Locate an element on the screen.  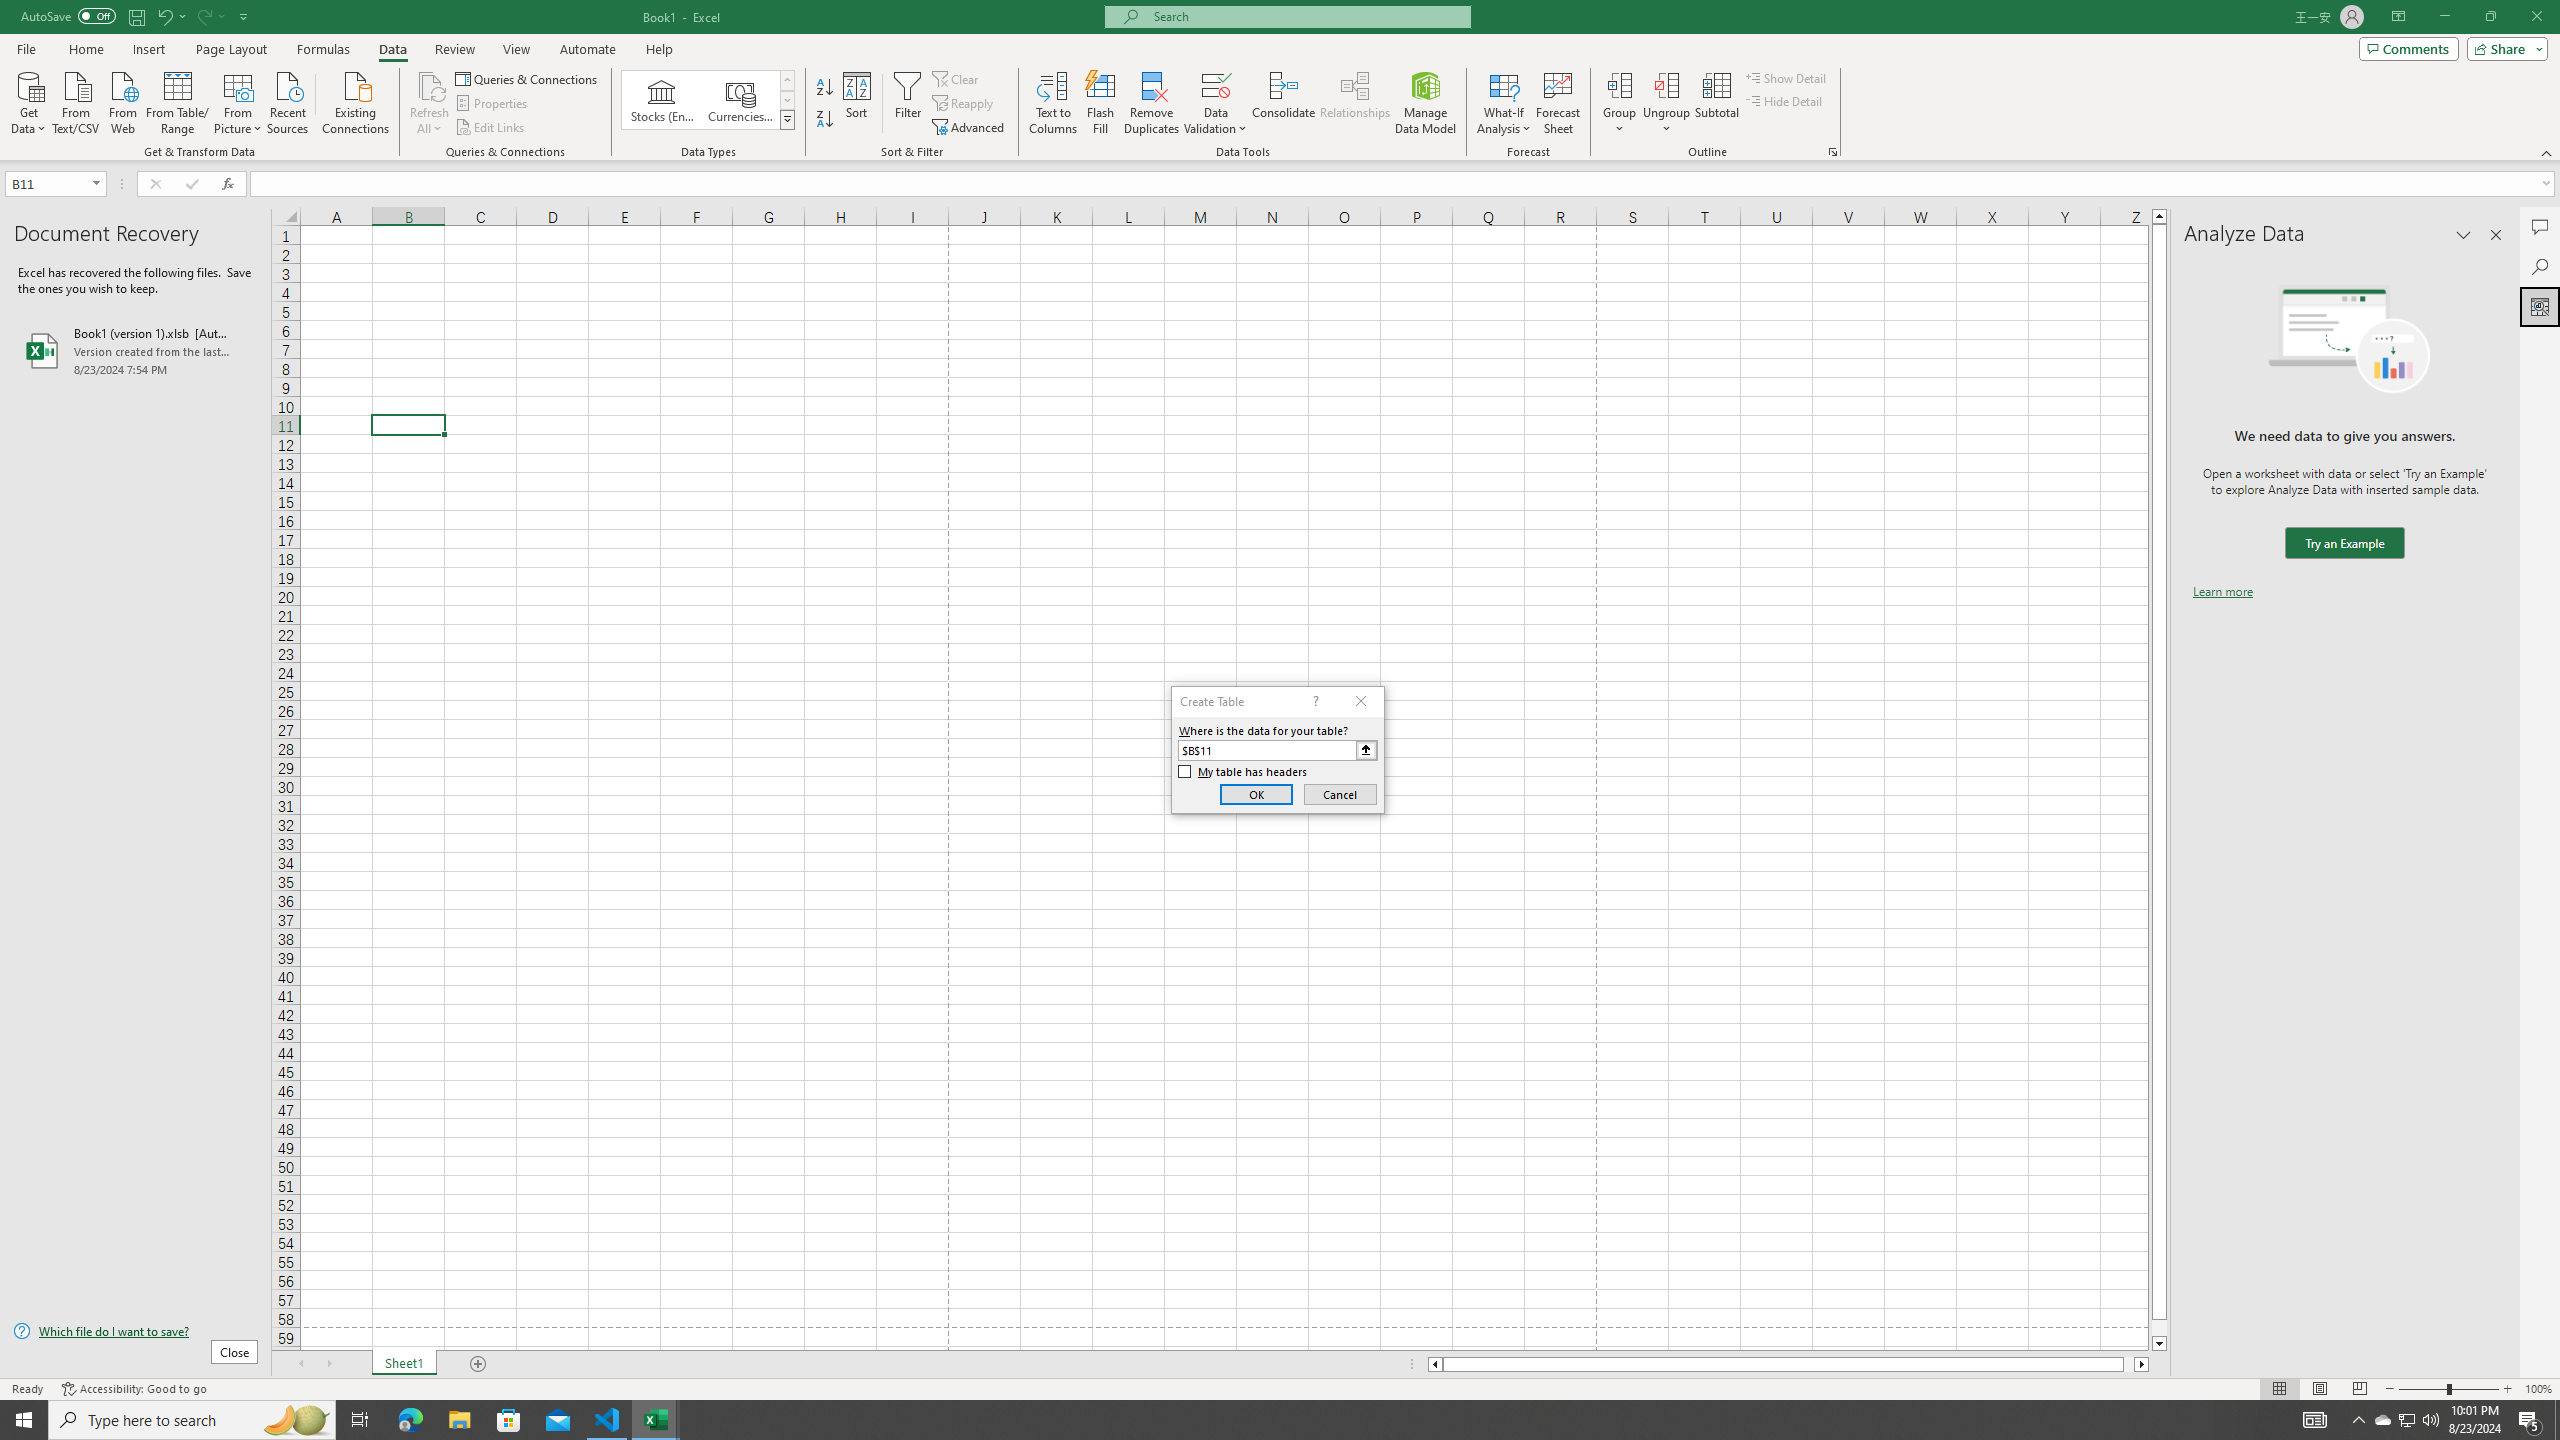
'What-If Analysis' is located at coordinates (1504, 103).